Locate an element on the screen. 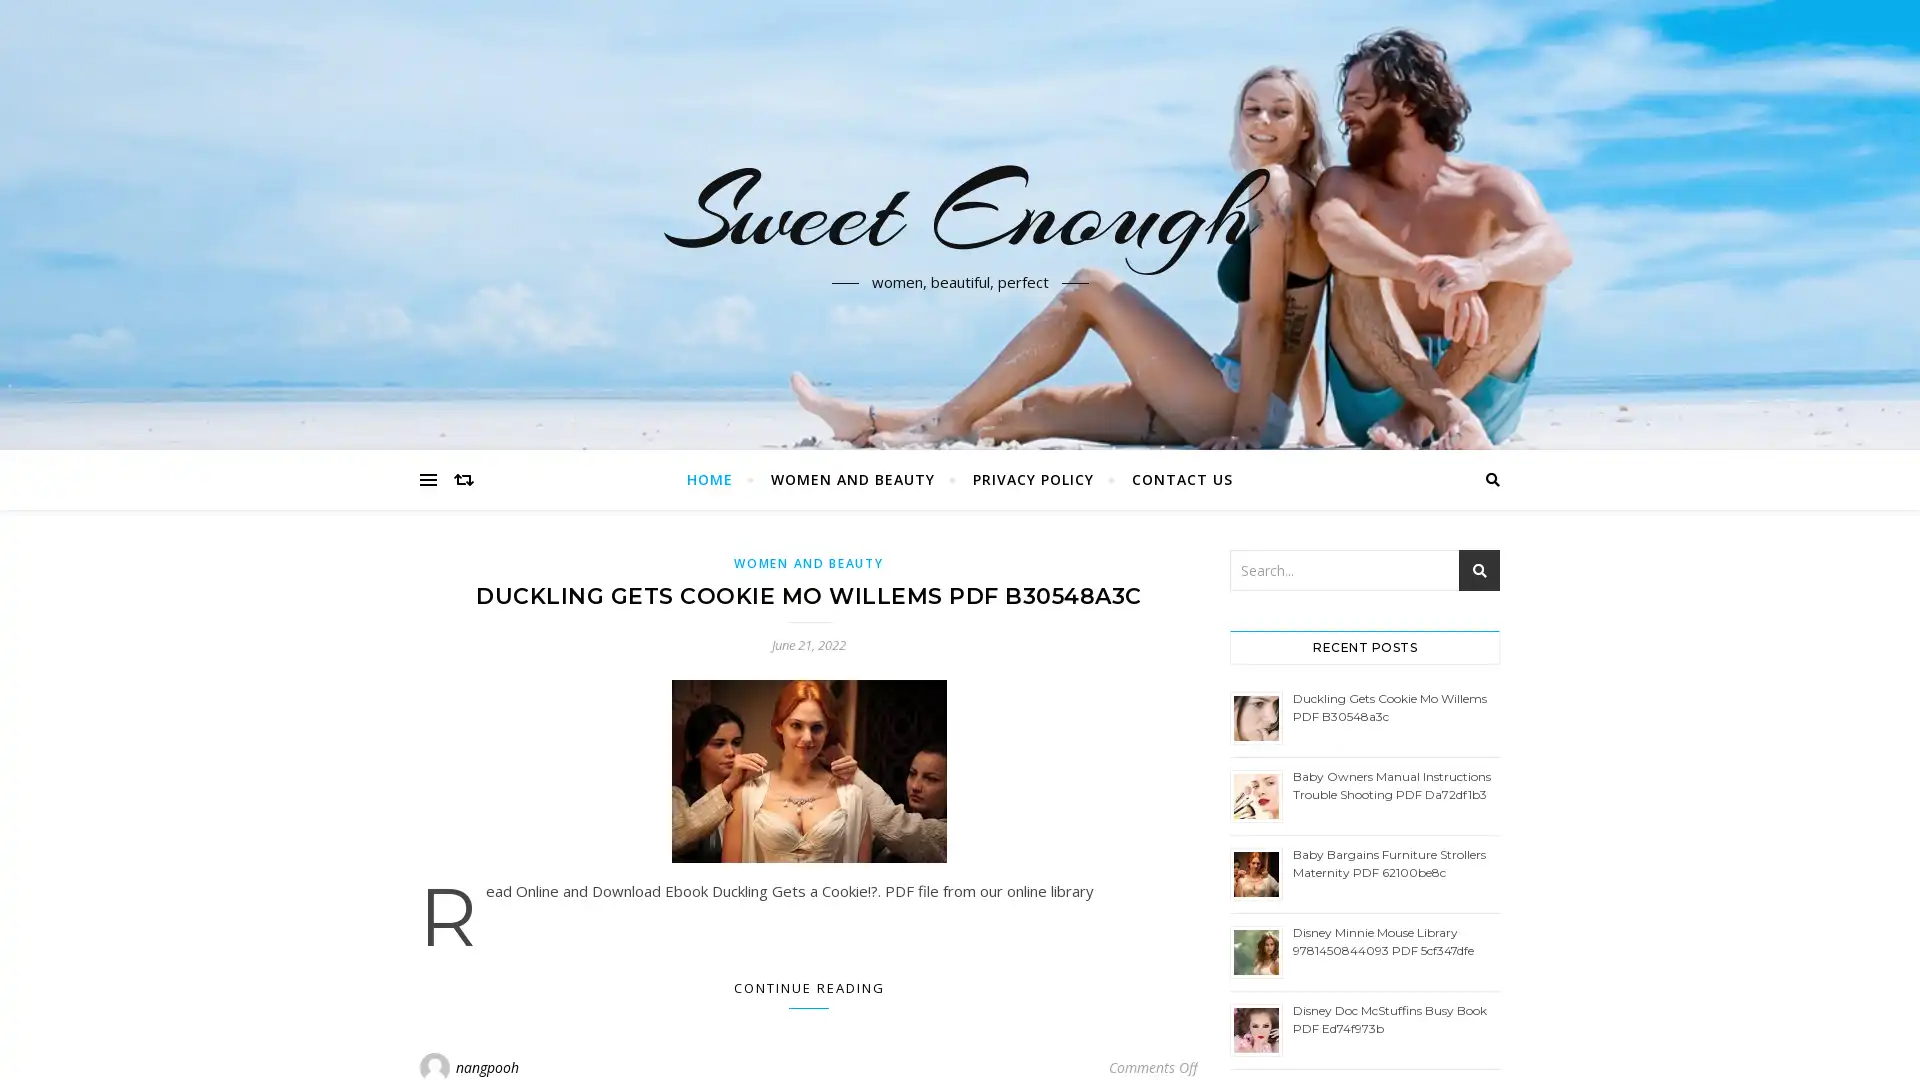 This screenshot has width=1920, height=1080. st is located at coordinates (1479, 570).